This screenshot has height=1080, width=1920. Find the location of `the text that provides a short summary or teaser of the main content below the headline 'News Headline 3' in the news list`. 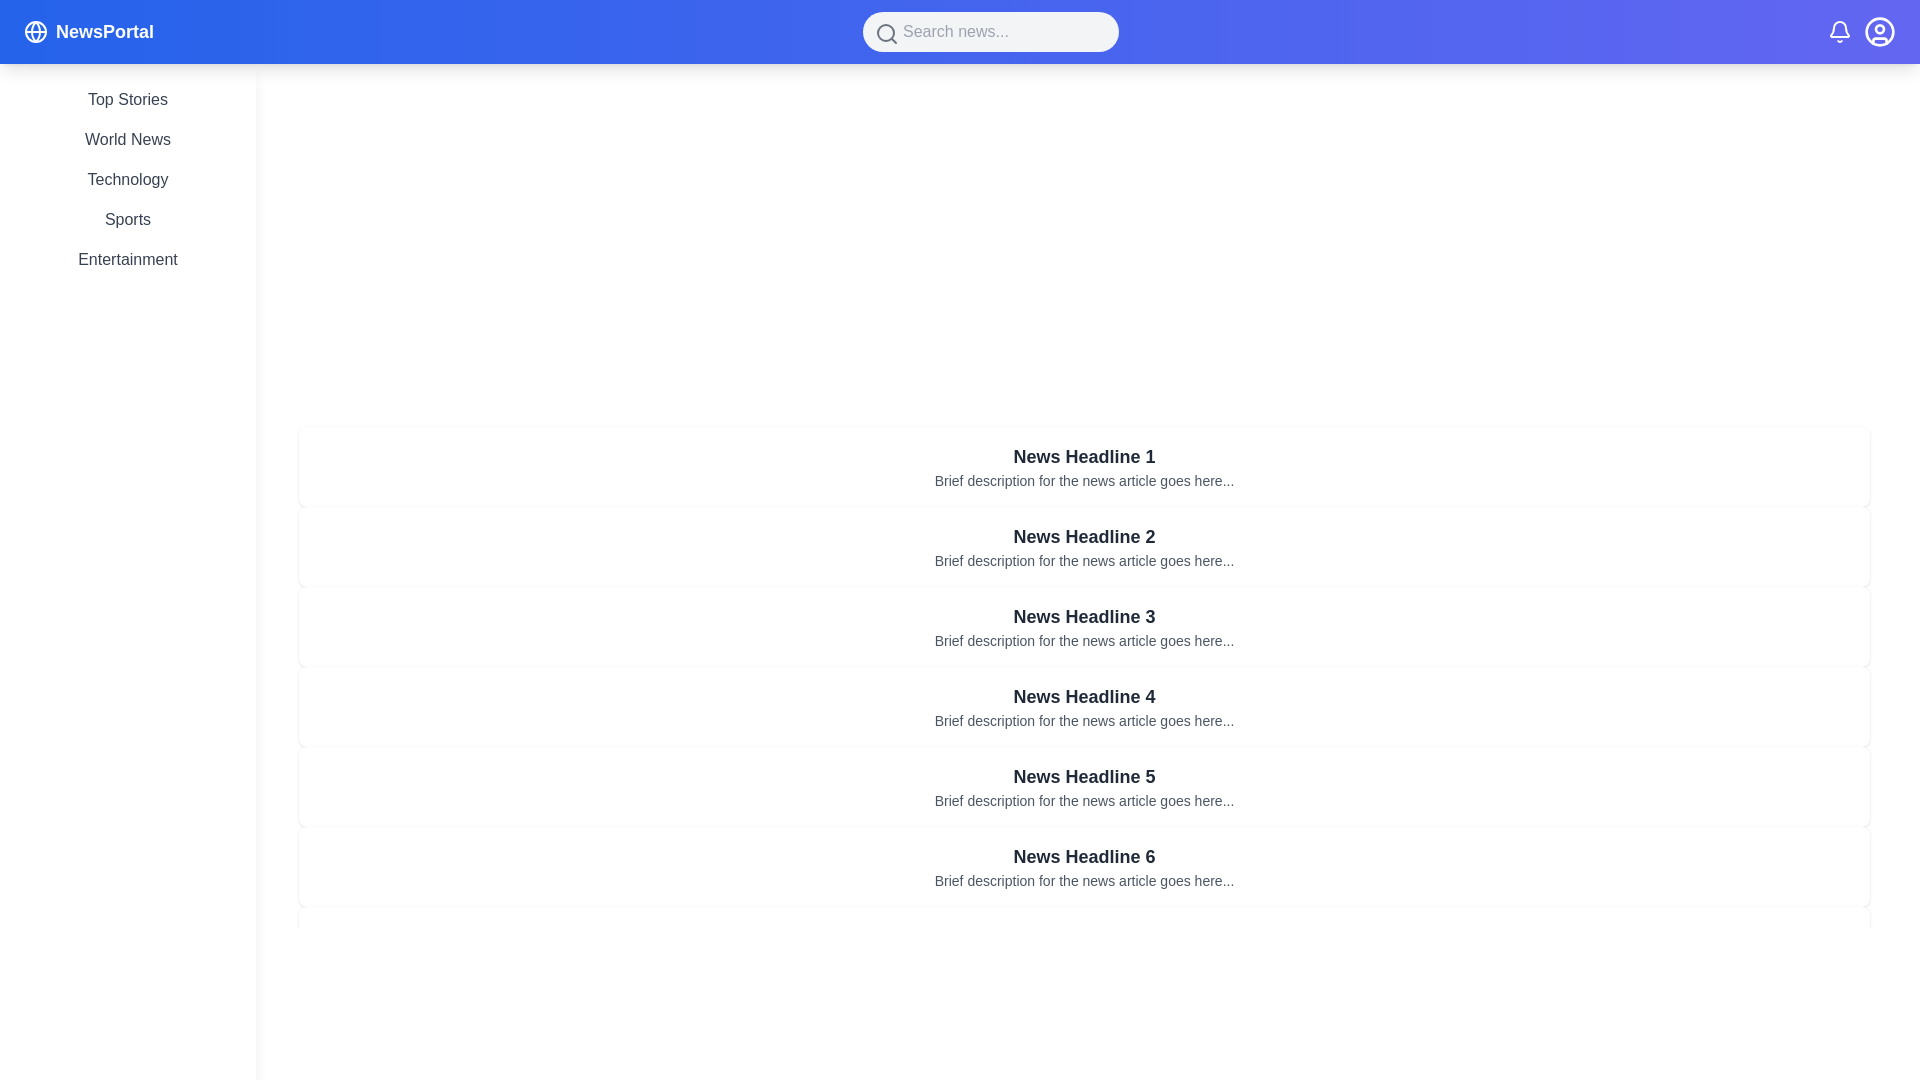

the text that provides a short summary or teaser of the main content below the headline 'News Headline 3' in the news list is located at coordinates (1083, 640).